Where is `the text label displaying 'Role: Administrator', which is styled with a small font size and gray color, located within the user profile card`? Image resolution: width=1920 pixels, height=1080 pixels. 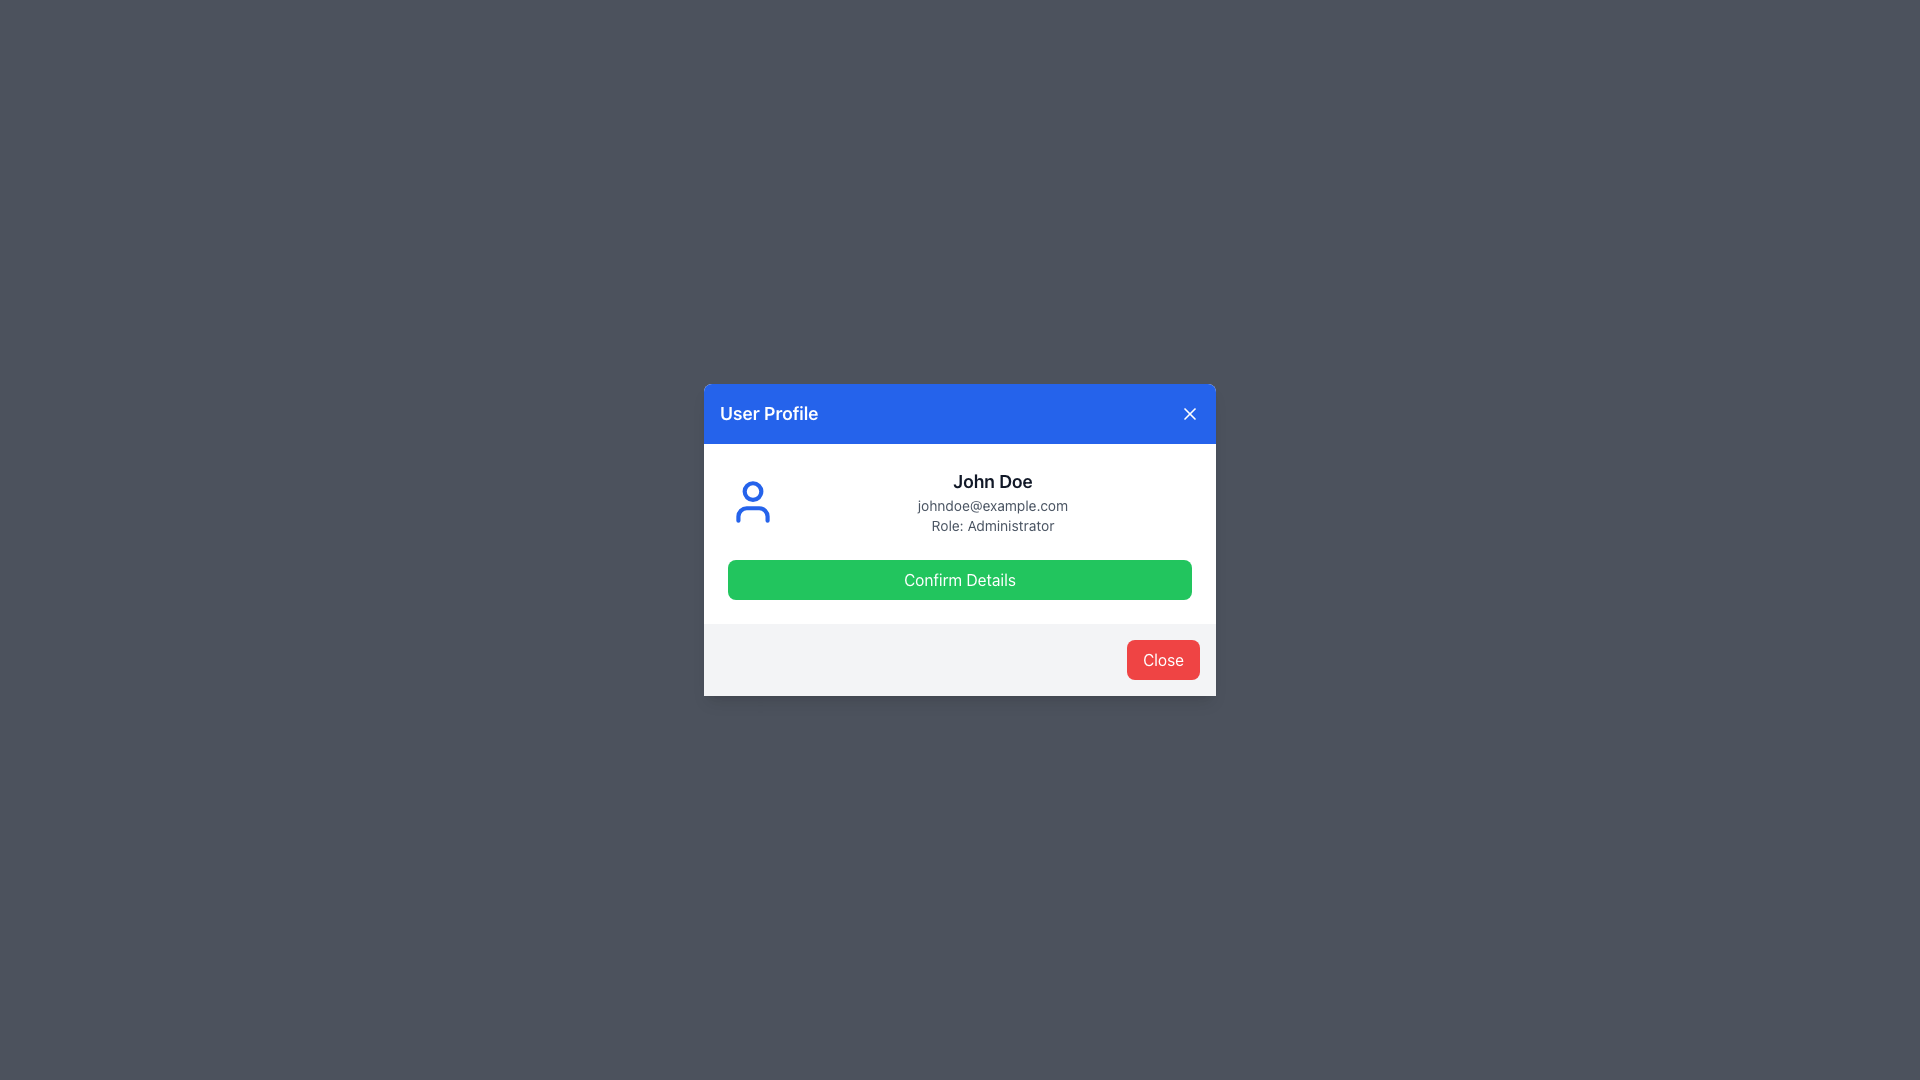 the text label displaying 'Role: Administrator', which is styled with a small font size and gray color, located within the user profile card is located at coordinates (993, 524).